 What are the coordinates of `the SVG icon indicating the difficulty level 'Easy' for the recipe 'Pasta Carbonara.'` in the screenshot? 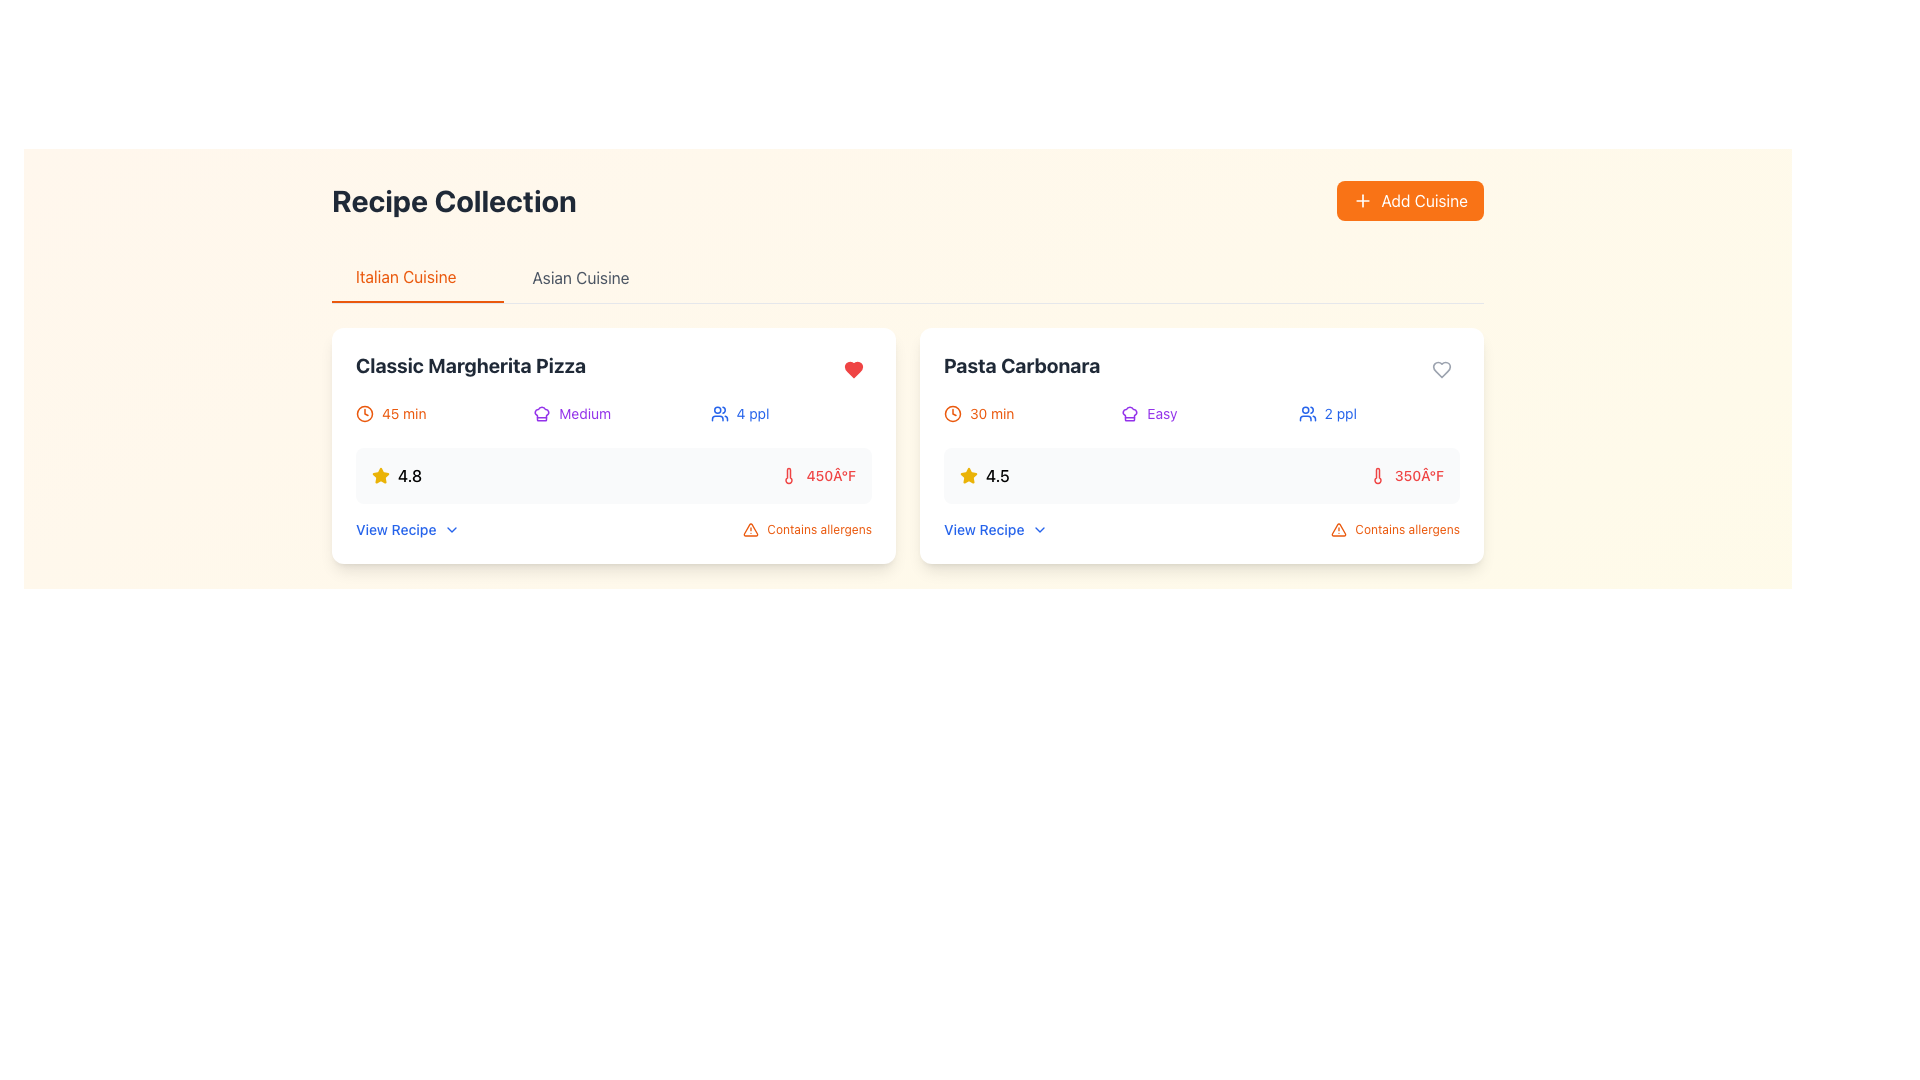 It's located at (1130, 412).